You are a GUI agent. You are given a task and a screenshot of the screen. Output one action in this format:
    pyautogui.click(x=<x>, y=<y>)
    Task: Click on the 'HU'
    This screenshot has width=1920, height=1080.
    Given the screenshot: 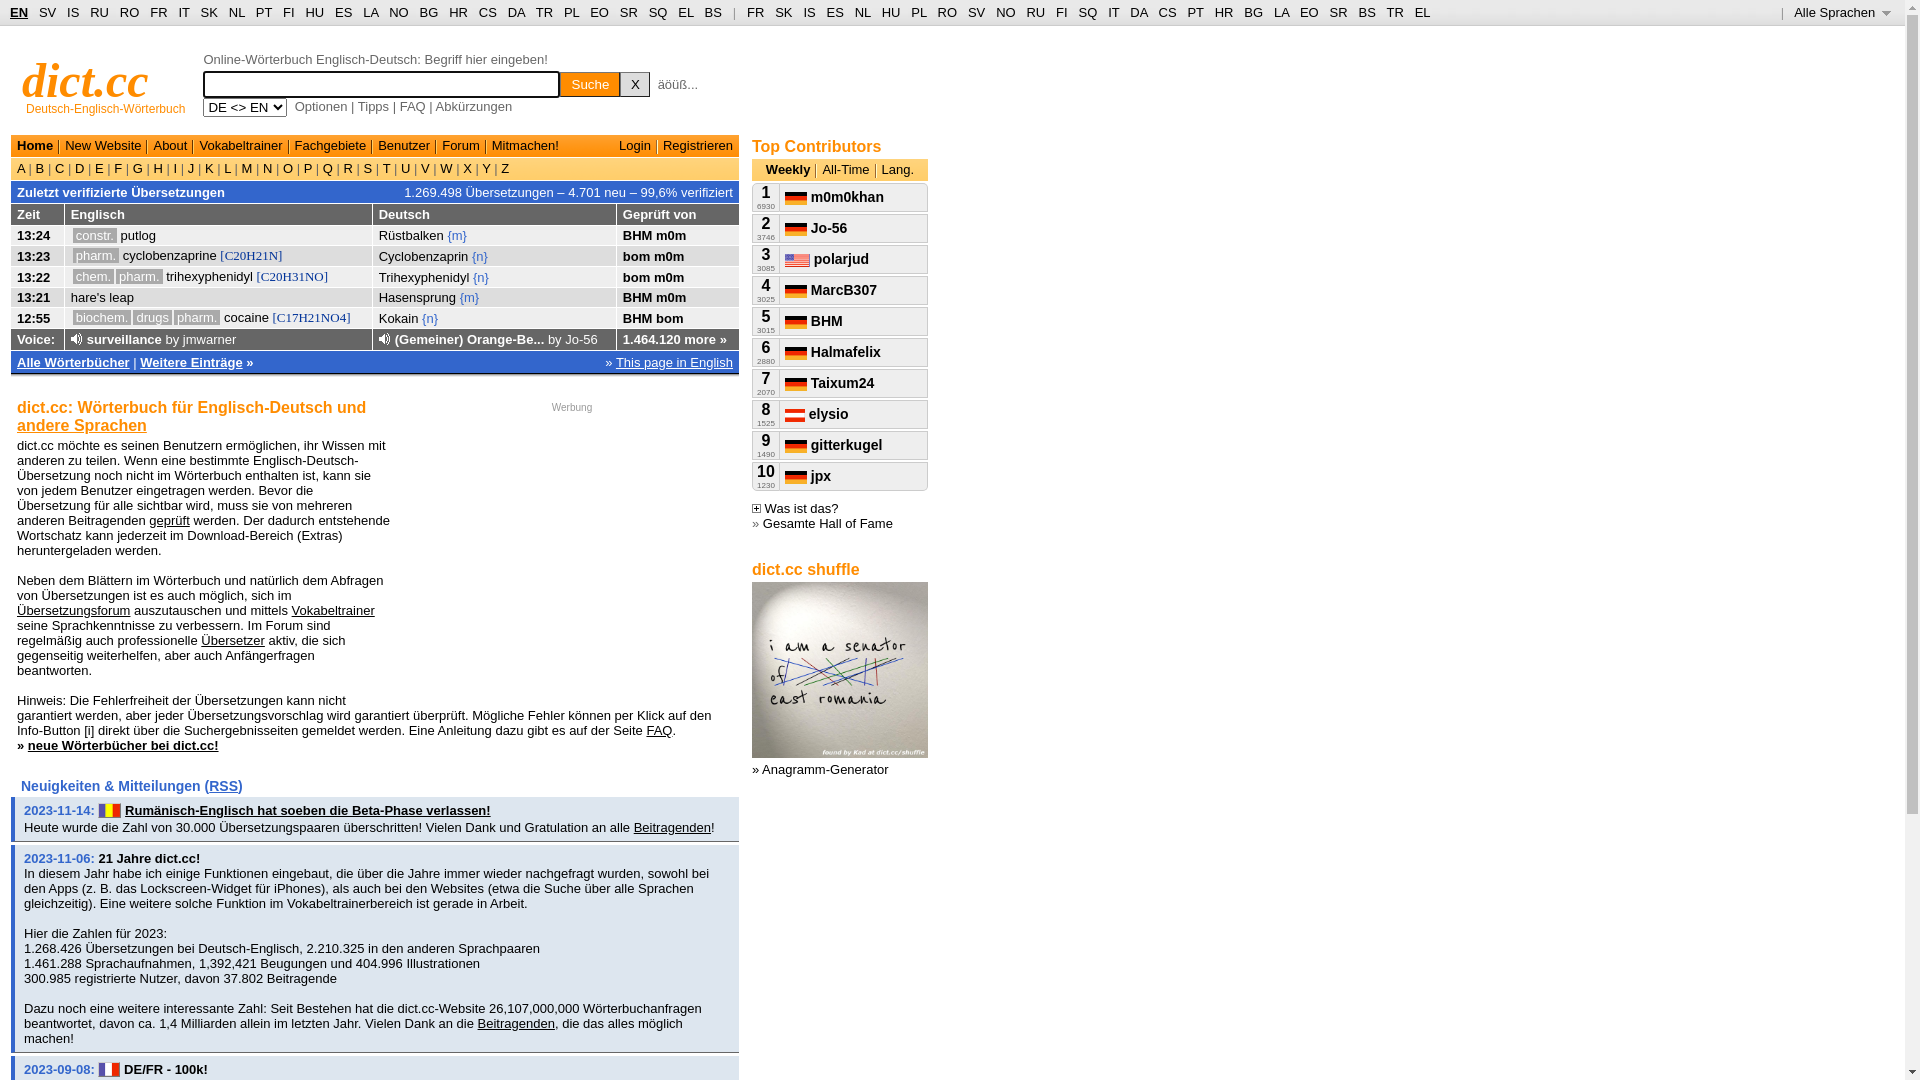 What is the action you would take?
    pyautogui.click(x=890, y=12)
    